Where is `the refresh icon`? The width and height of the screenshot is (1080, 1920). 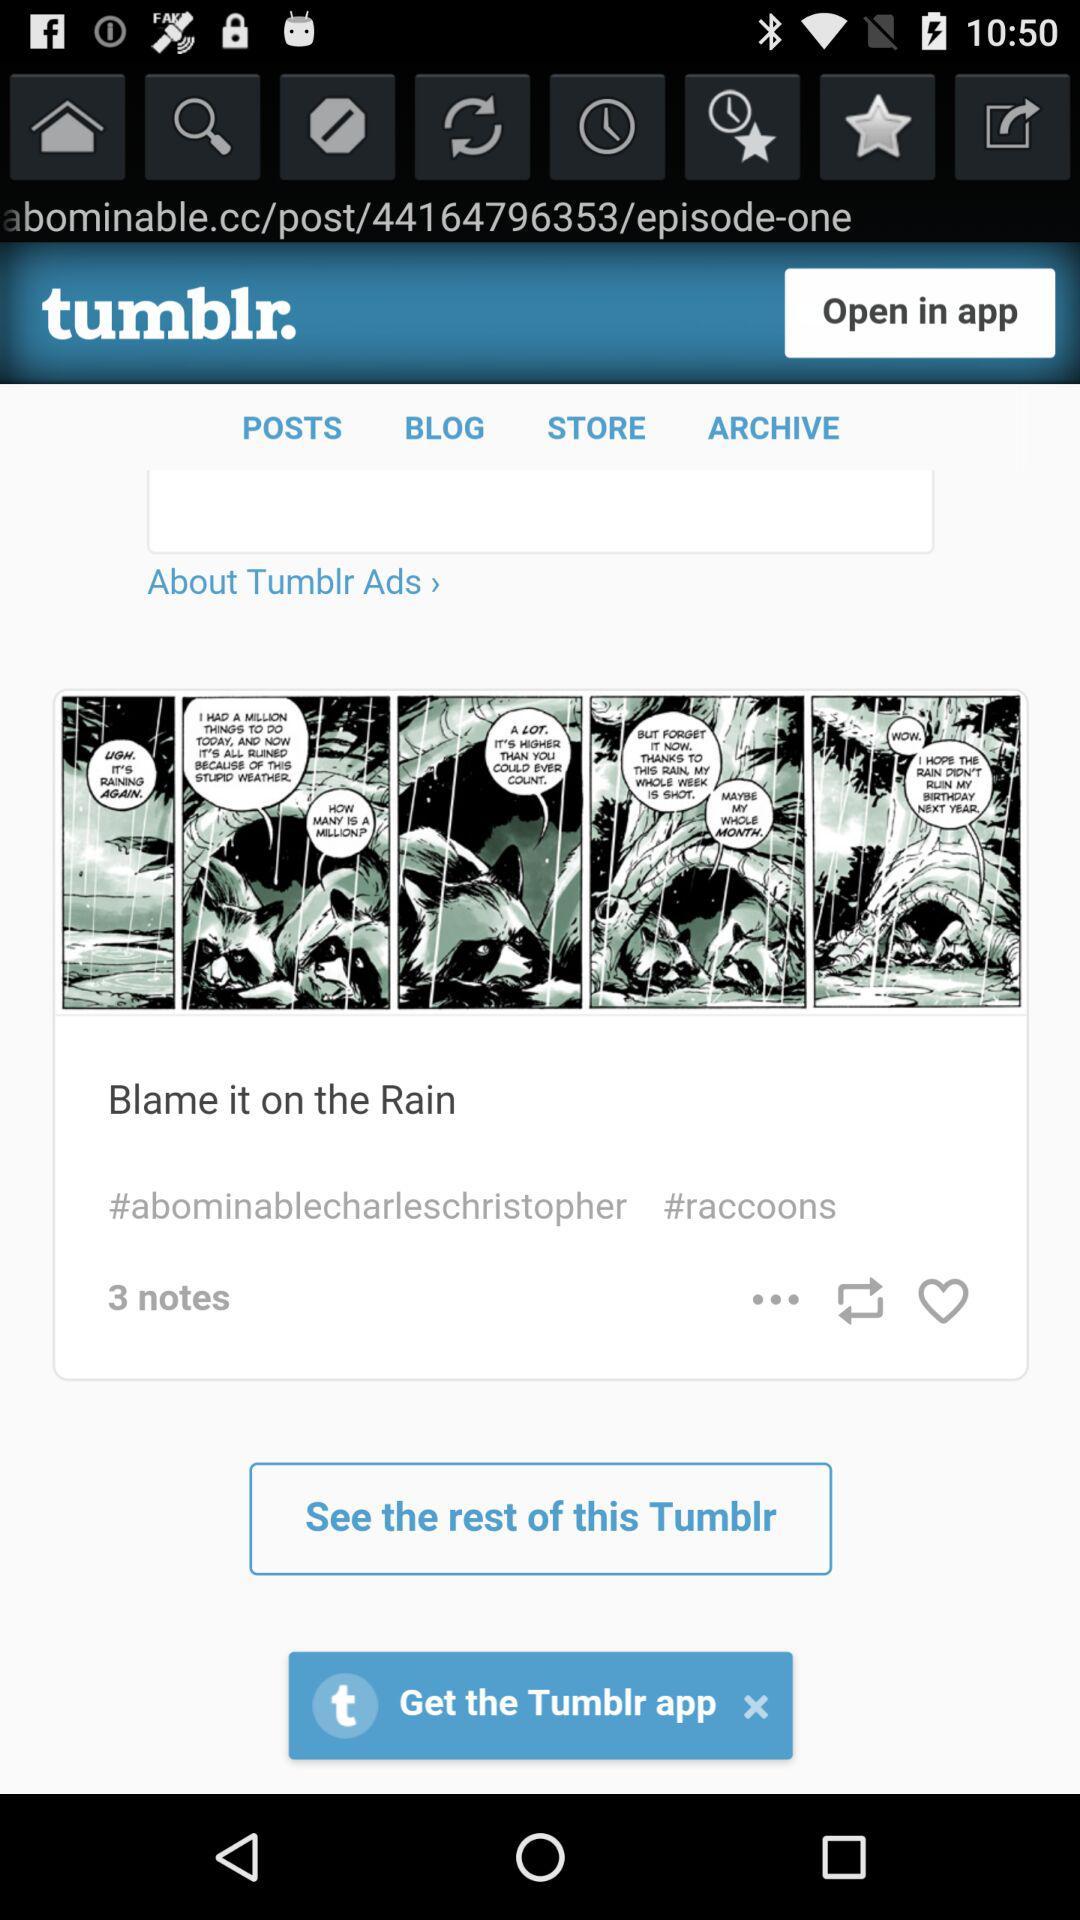 the refresh icon is located at coordinates (472, 133).